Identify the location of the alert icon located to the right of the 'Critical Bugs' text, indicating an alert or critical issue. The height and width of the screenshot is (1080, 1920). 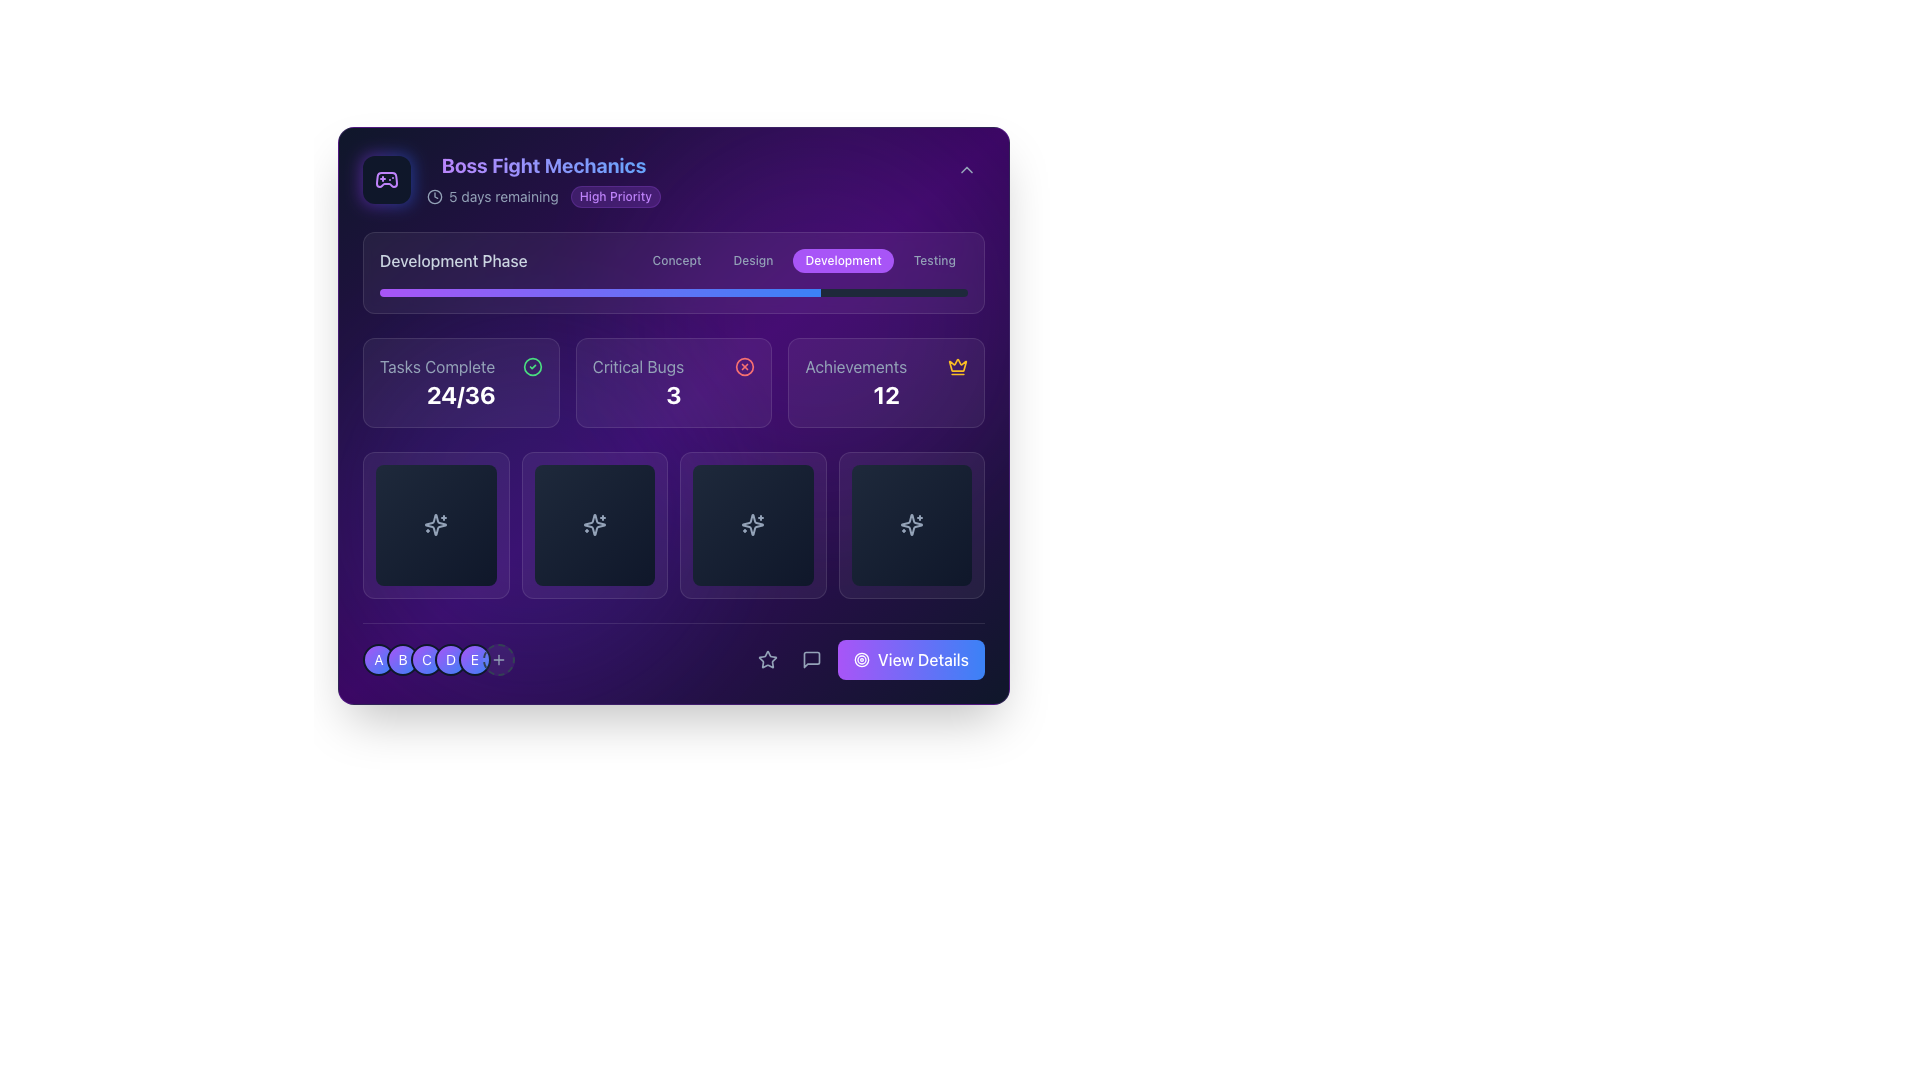
(744, 366).